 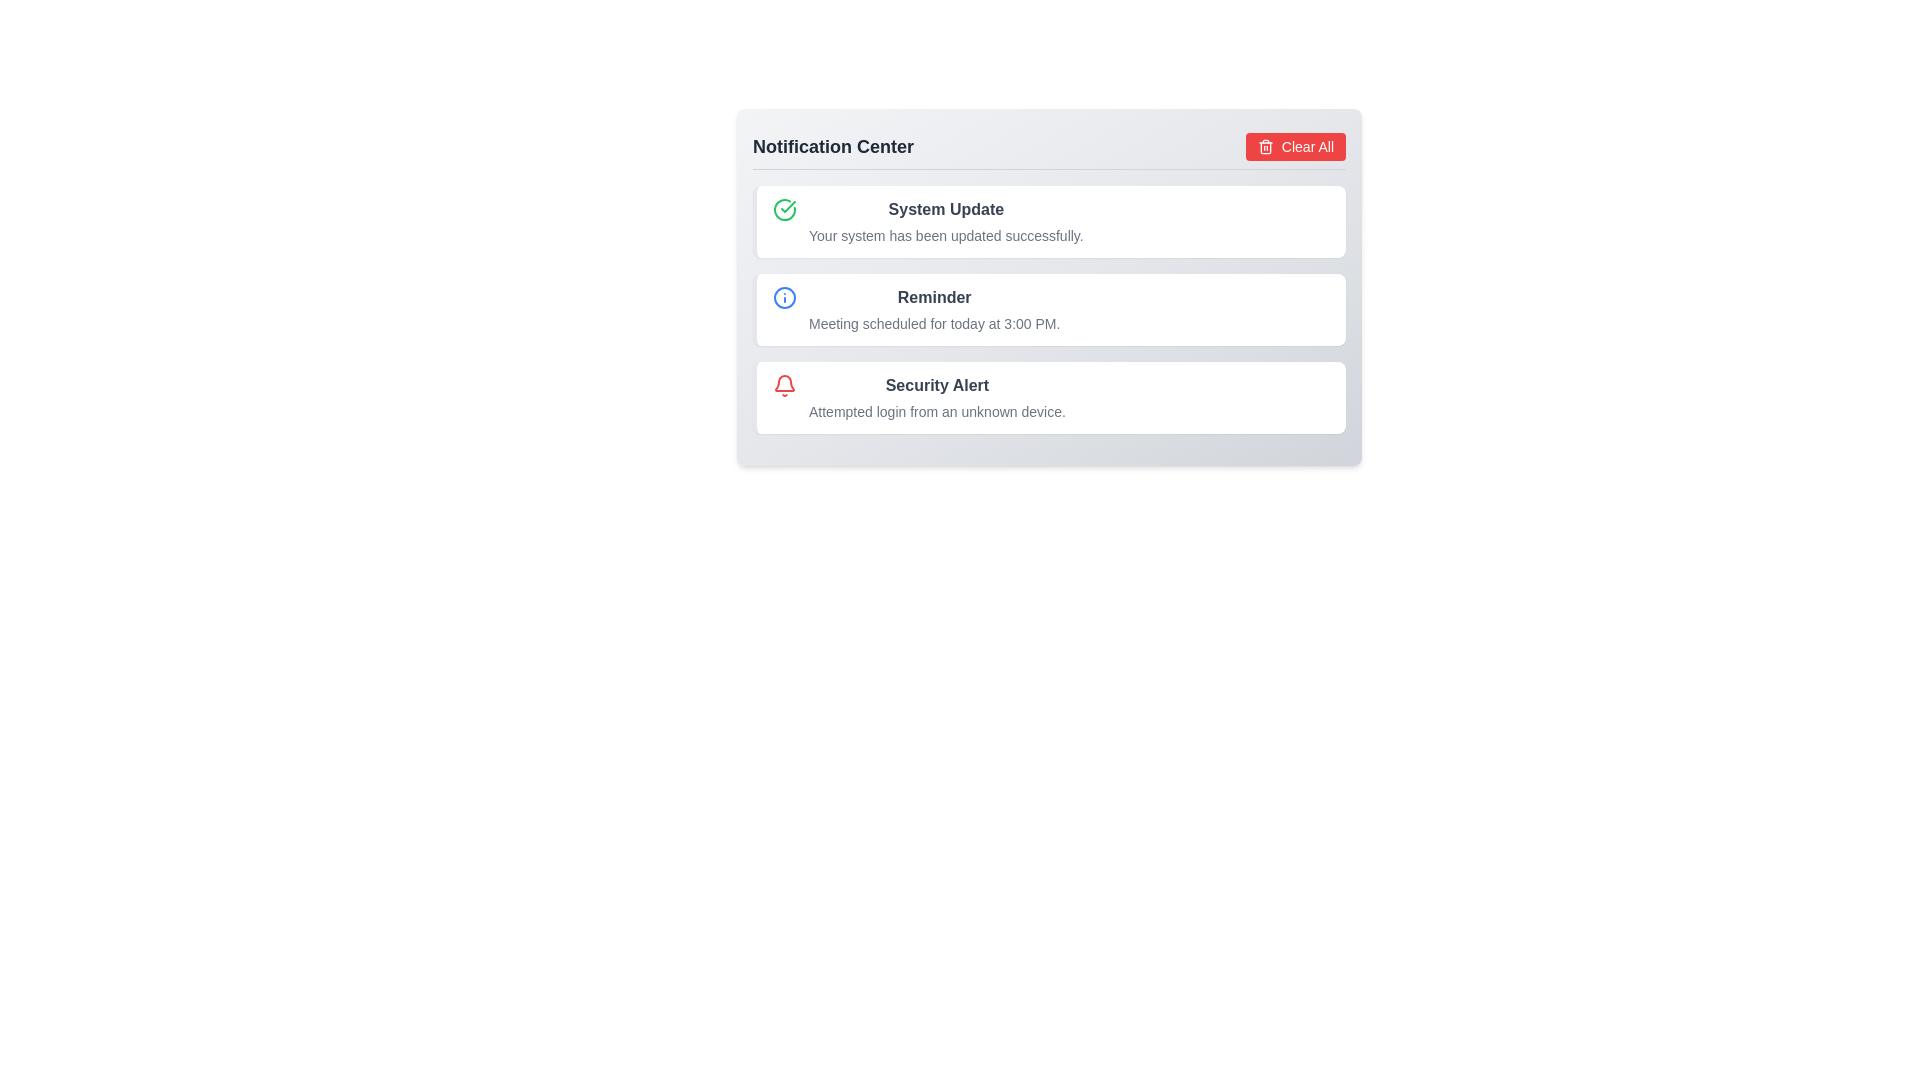 I want to click on the header label that indicates the notifications content at the top-left corner of the notification panel, so click(x=833, y=145).